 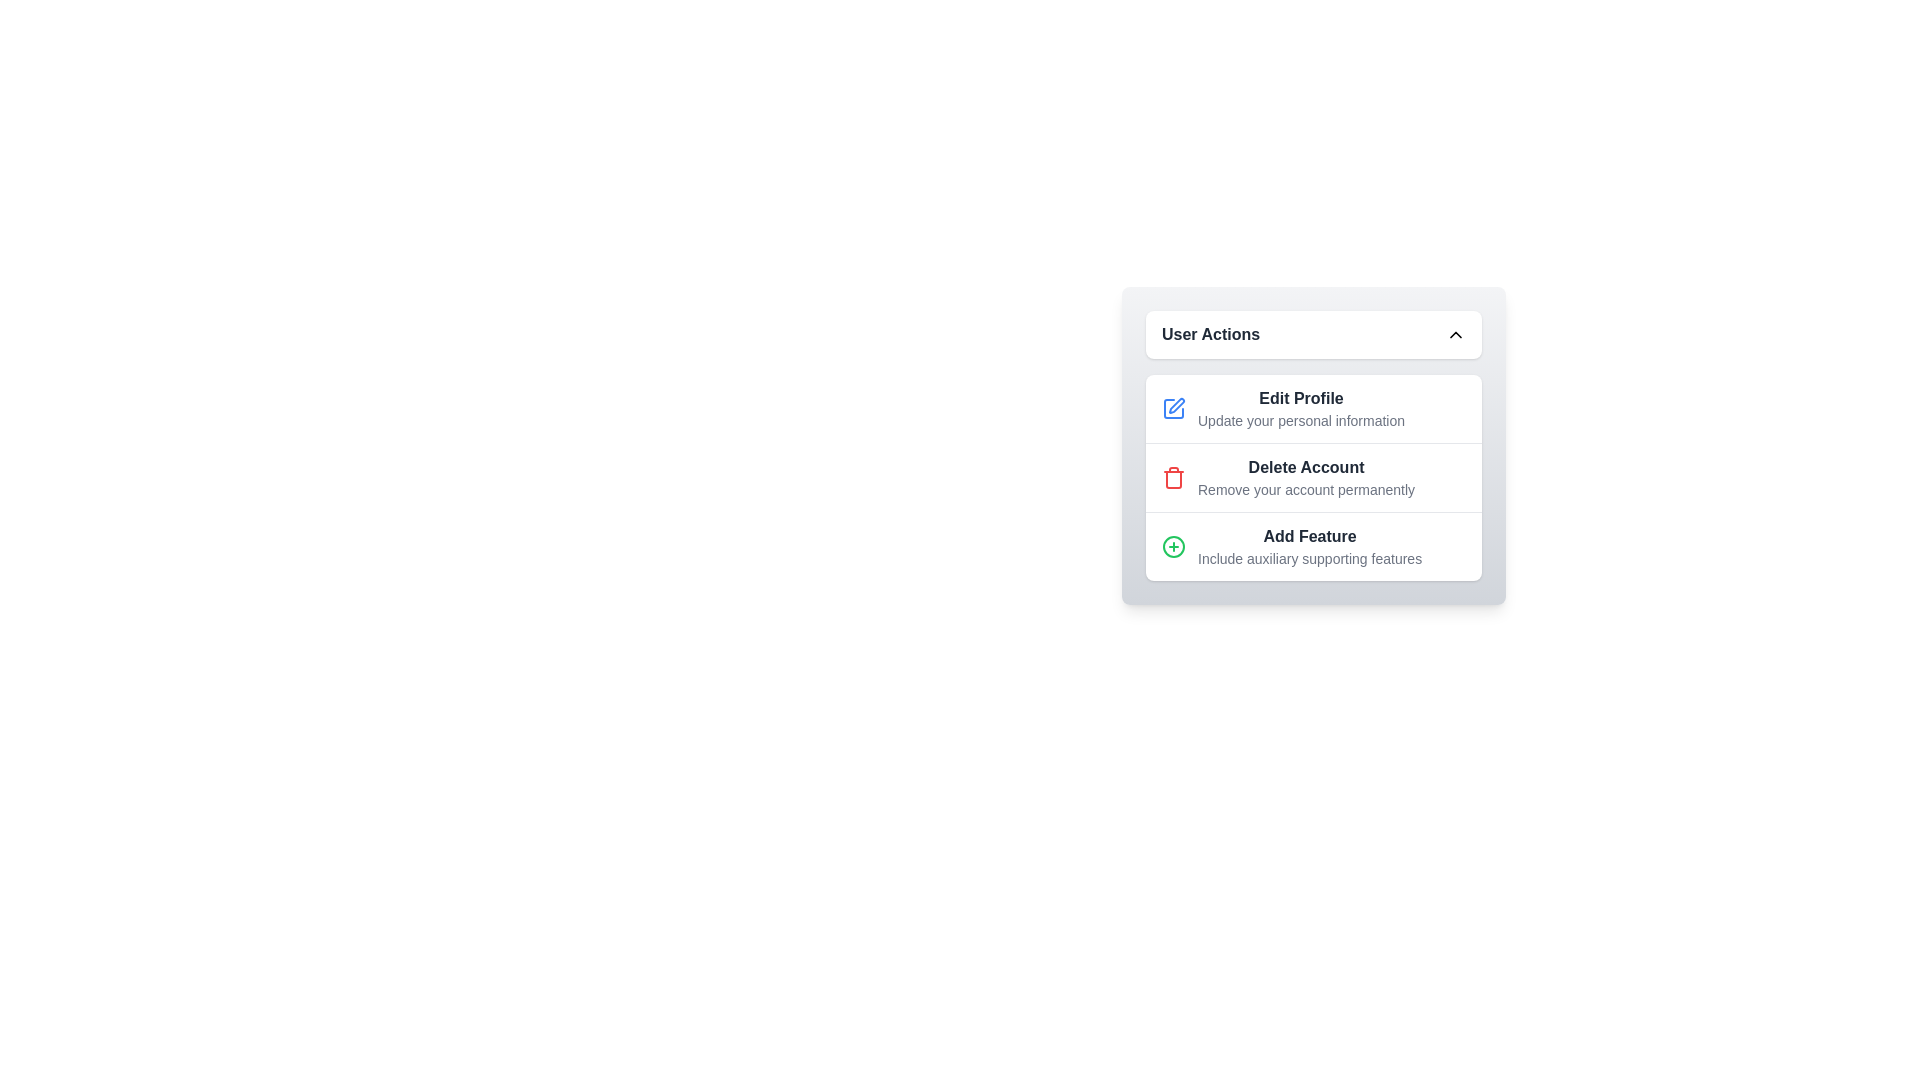 What do you see at coordinates (1314, 407) in the screenshot?
I see `the first button in the 'User Actions' panel` at bounding box center [1314, 407].